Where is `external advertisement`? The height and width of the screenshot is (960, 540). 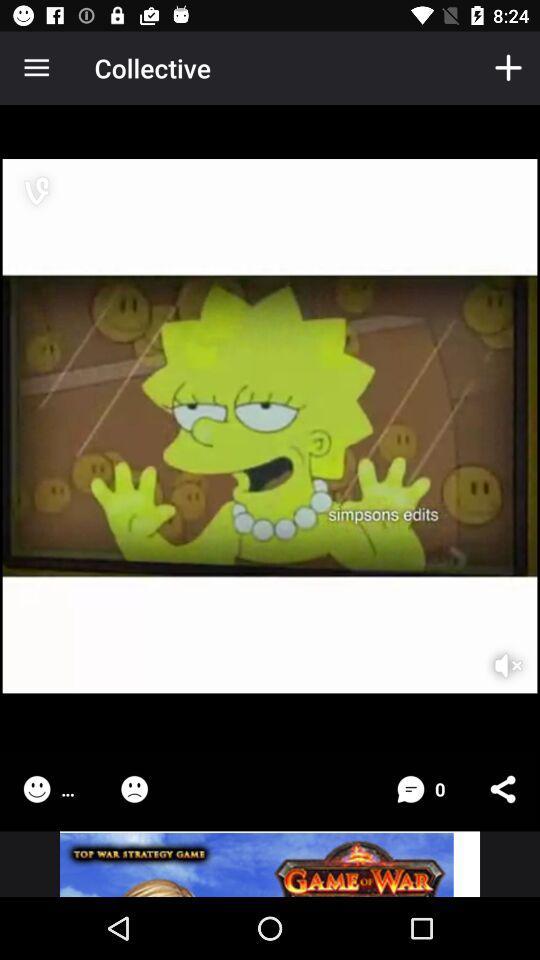 external advertisement is located at coordinates (270, 863).